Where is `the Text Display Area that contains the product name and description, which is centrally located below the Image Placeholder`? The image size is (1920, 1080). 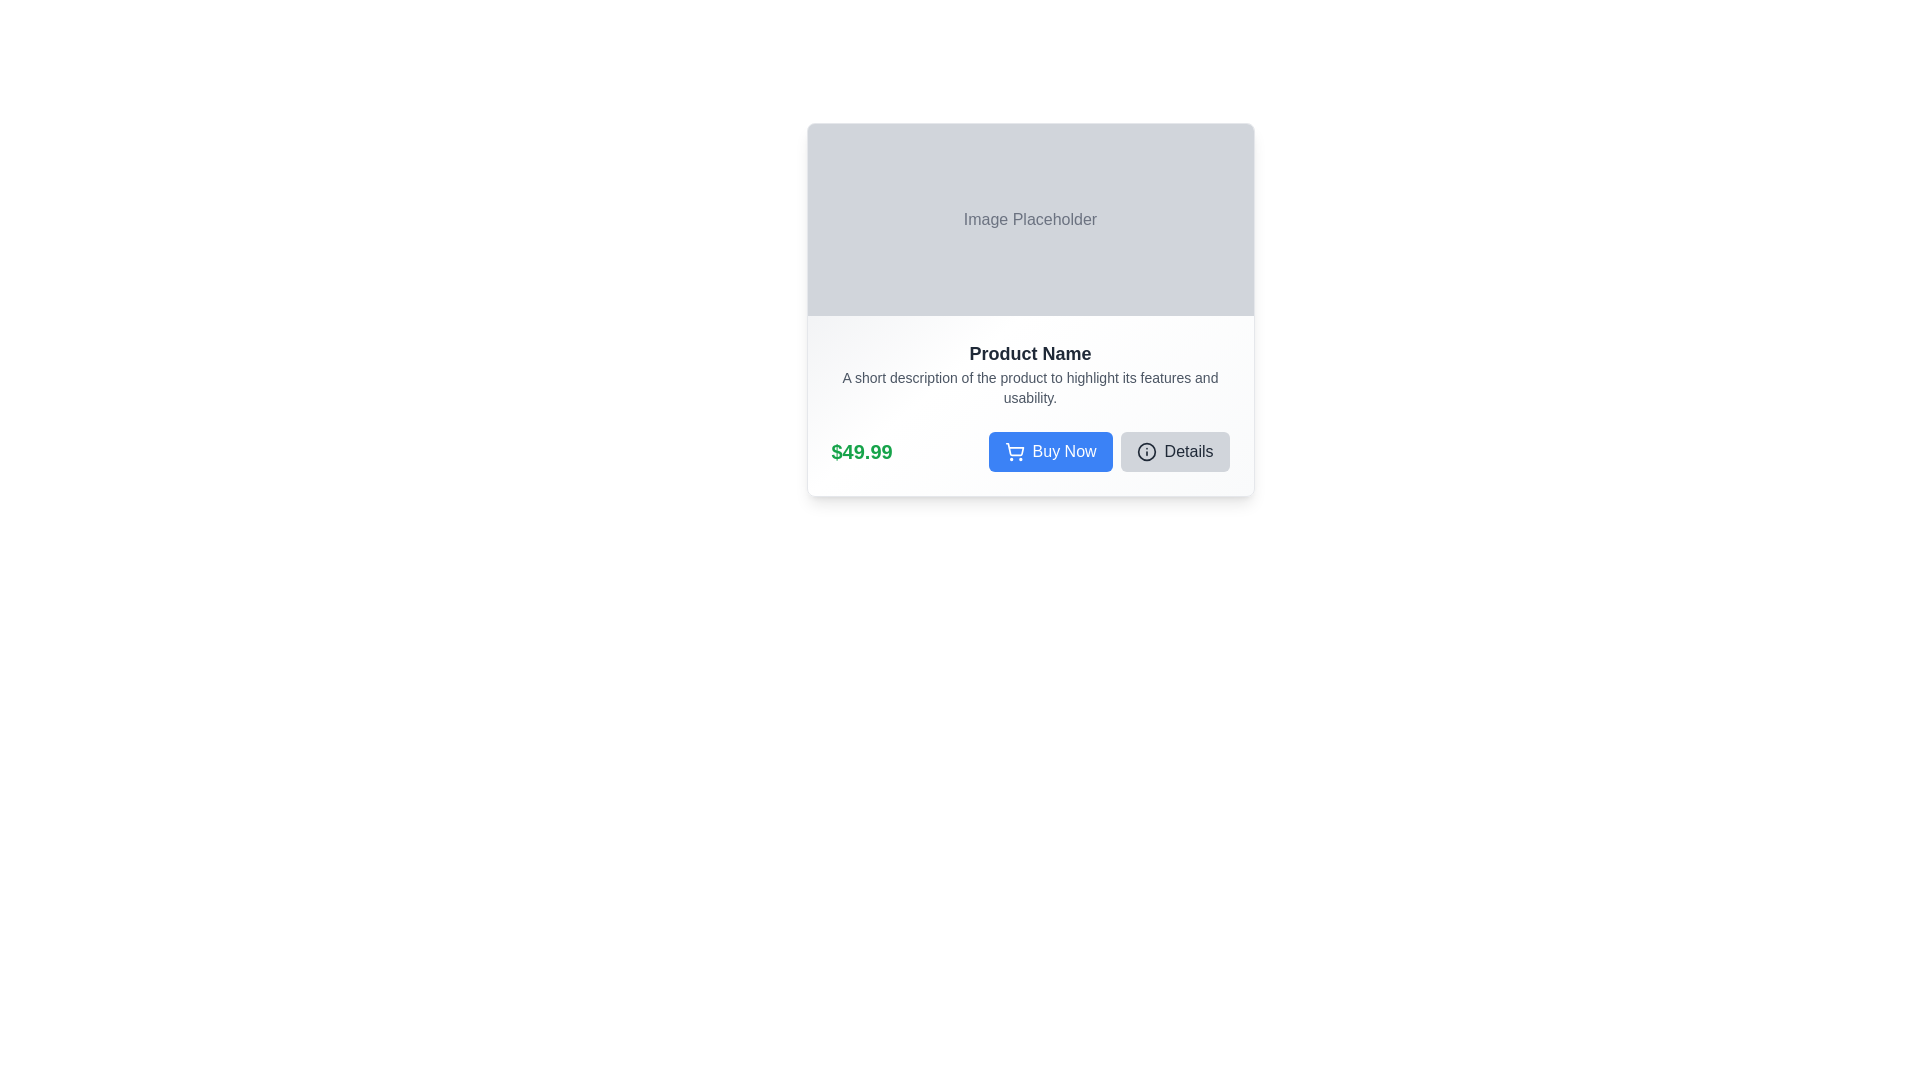 the Text Display Area that contains the product name and description, which is centrally located below the Image Placeholder is located at coordinates (1030, 374).